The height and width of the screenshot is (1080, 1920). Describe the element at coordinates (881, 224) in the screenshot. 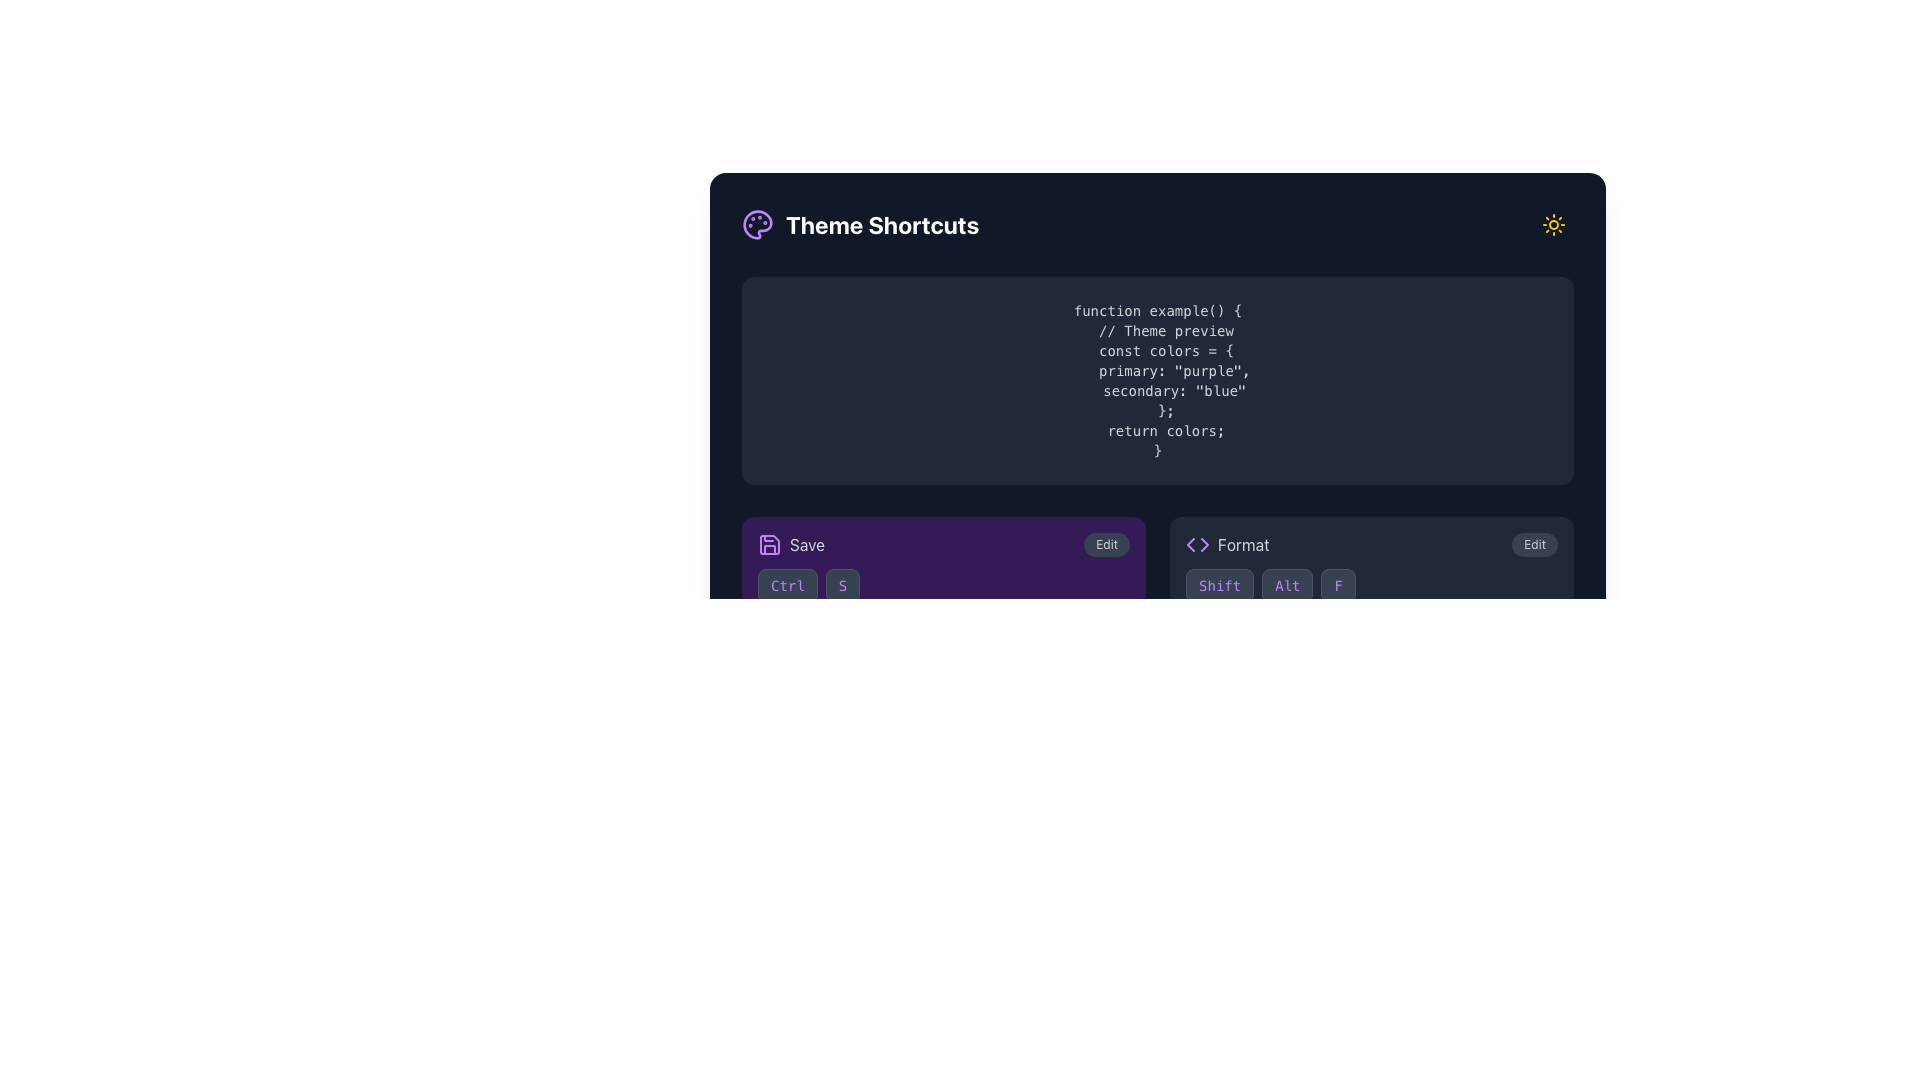

I see `the prominent static text label reading 'Theme Shortcuts', styled in bold, large white font against a dark background, located in the top-left quadrant of the interface` at that location.